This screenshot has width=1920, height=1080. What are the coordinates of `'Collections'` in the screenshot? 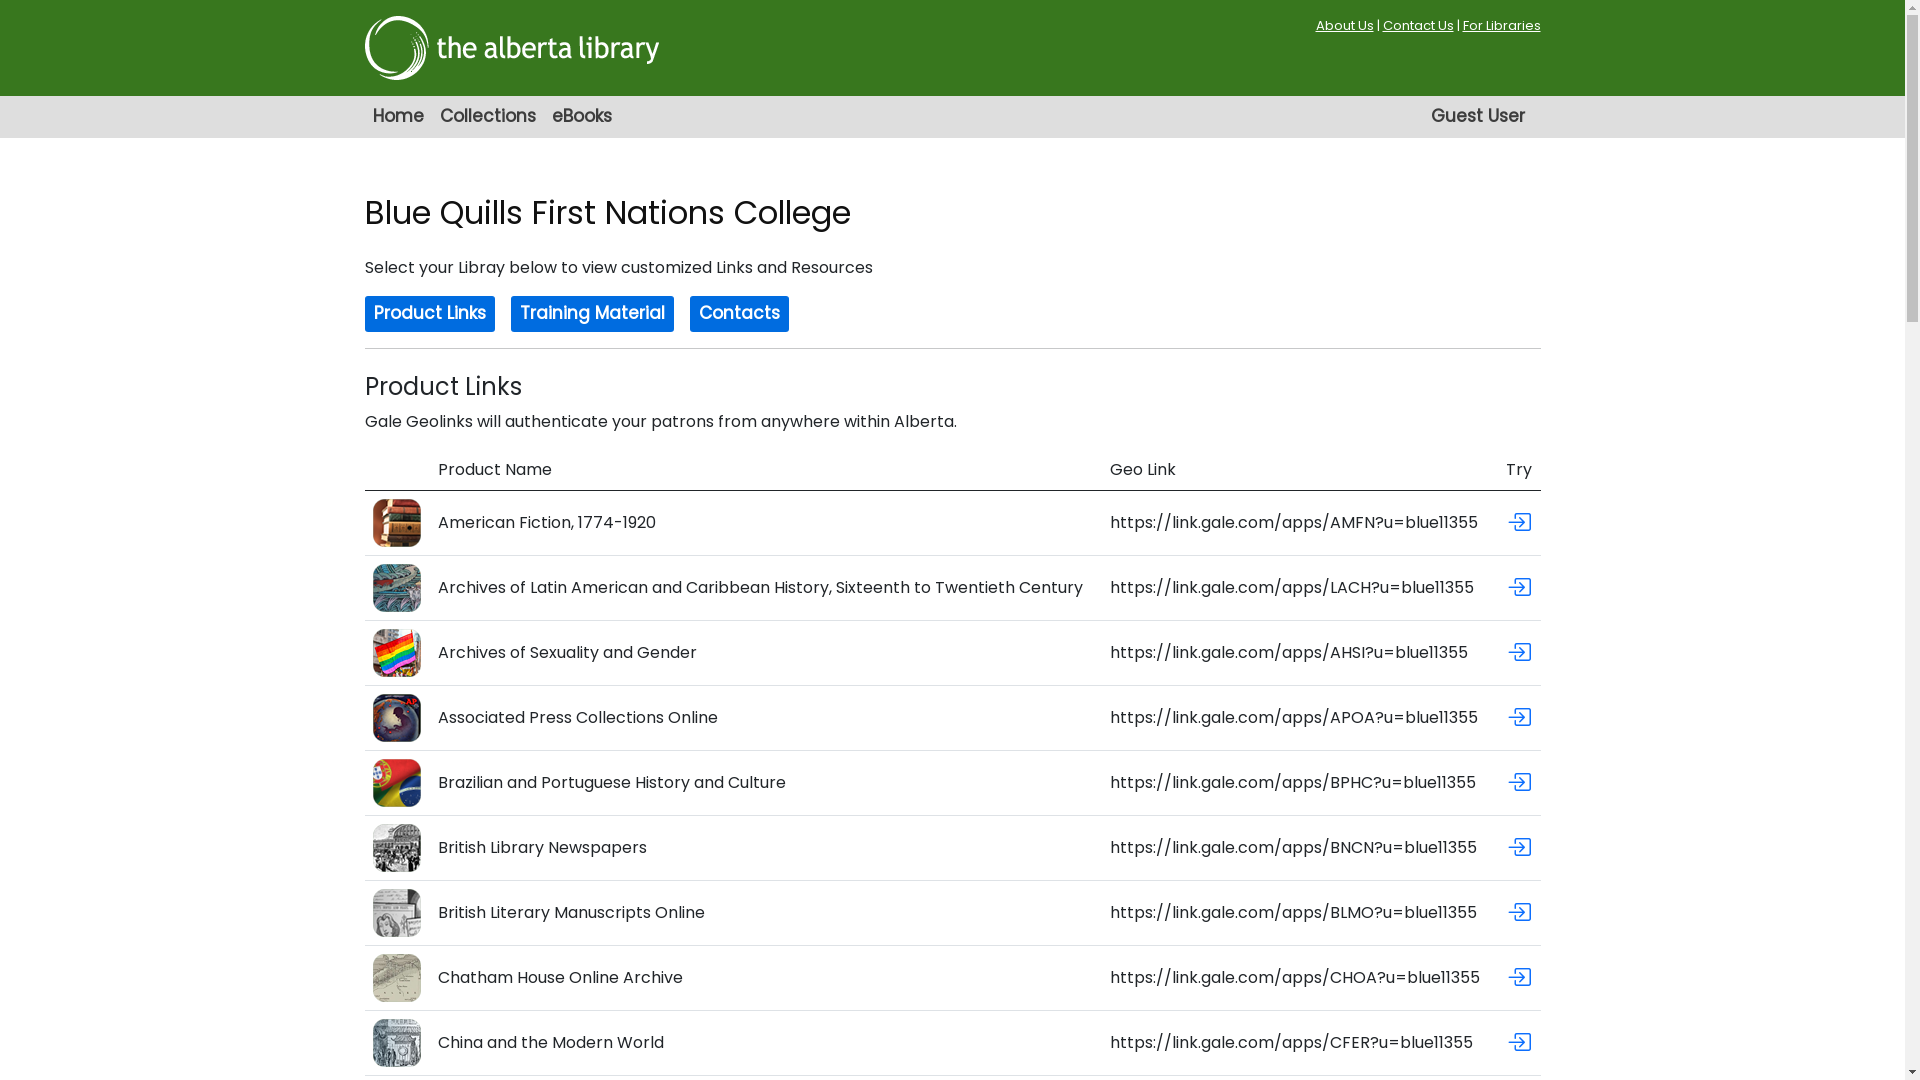 It's located at (488, 116).